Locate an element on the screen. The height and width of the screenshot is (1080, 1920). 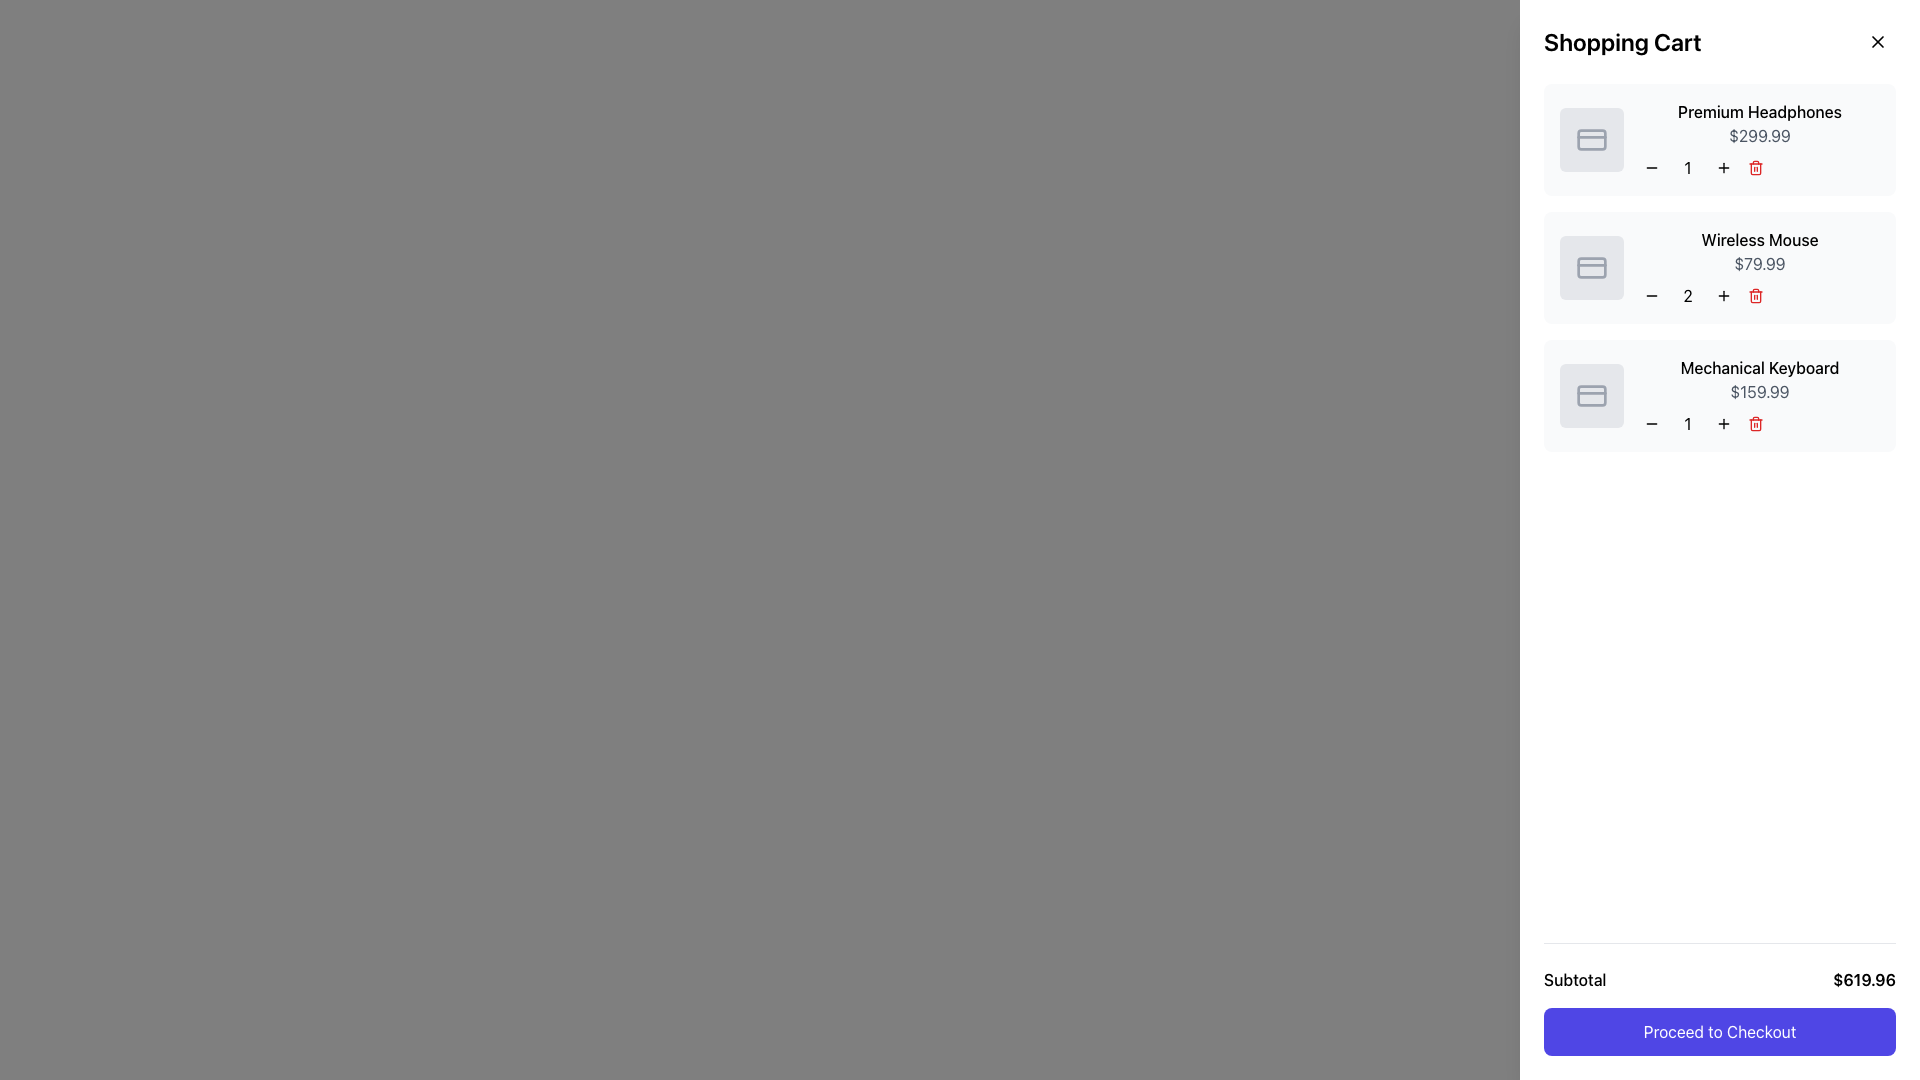
the red trash can icon is located at coordinates (1755, 423).